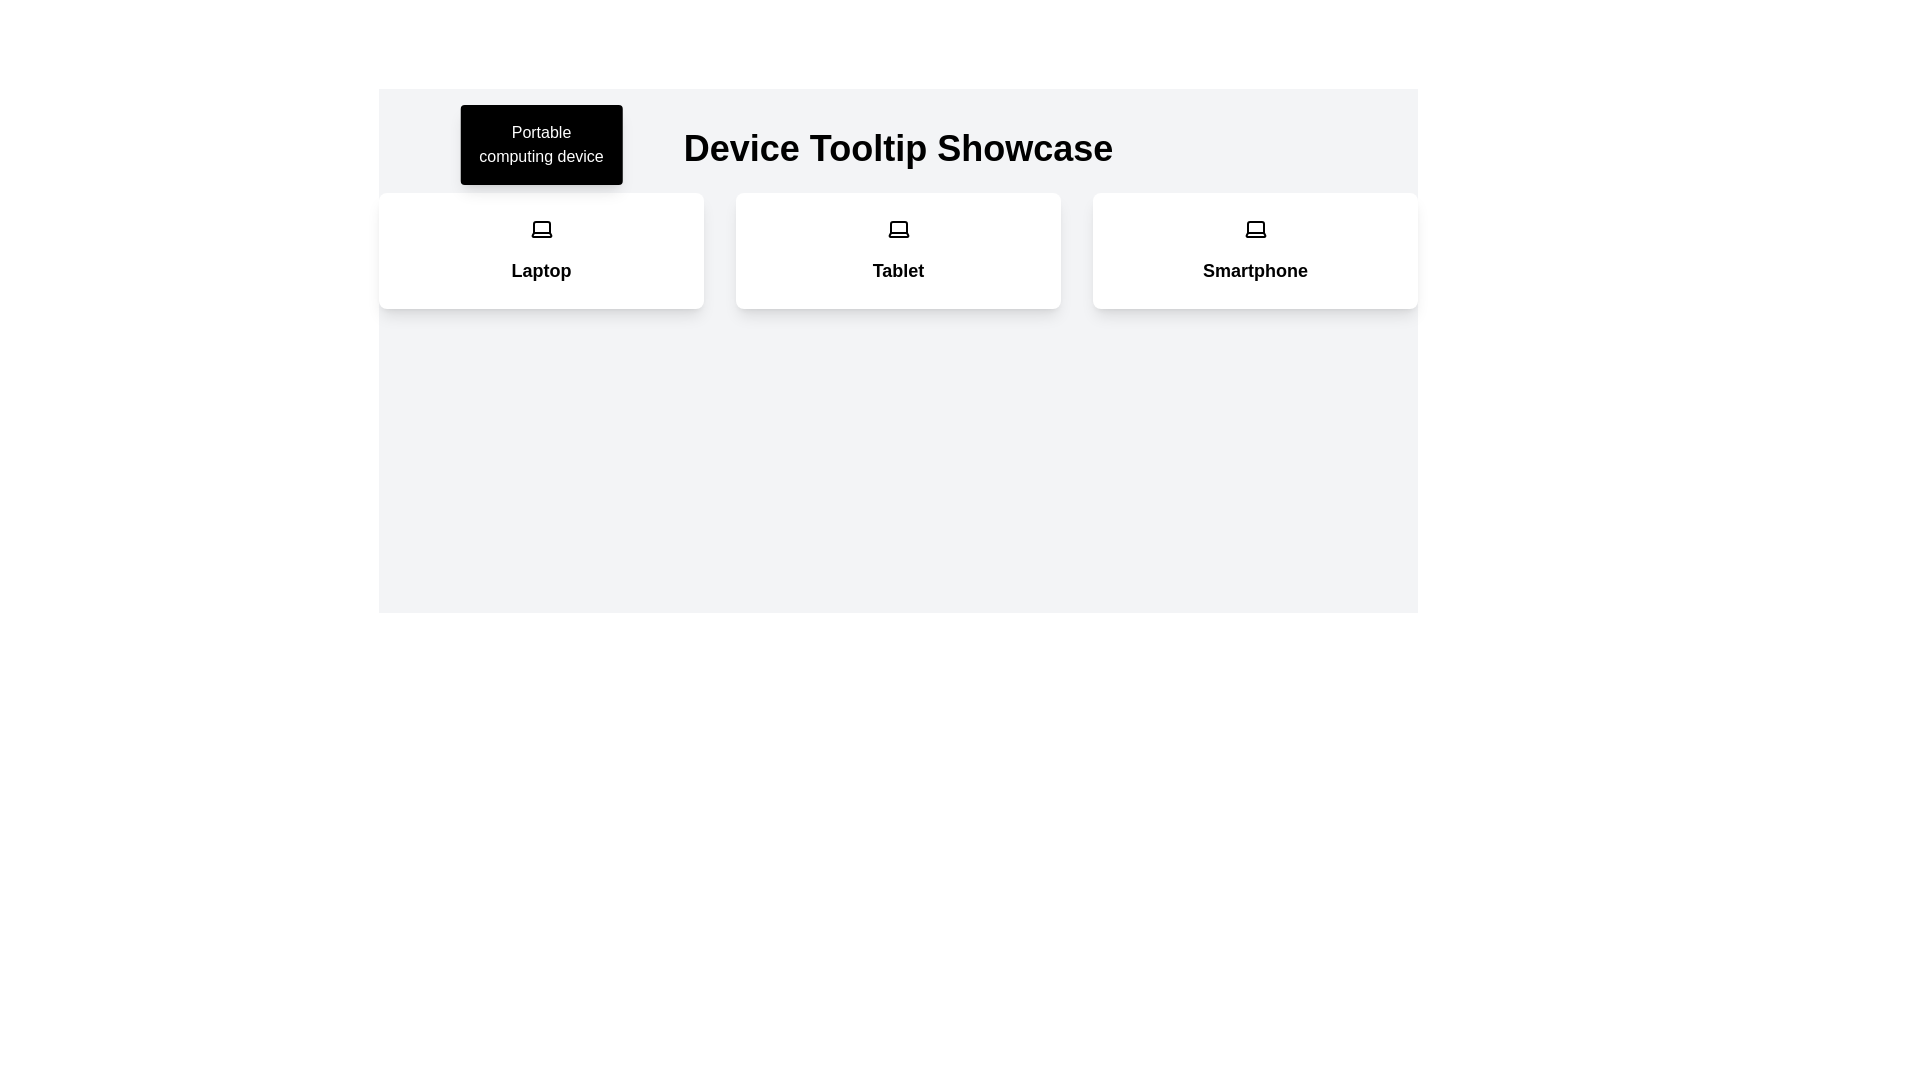  Describe the element at coordinates (1254, 270) in the screenshot. I see `the bold text label reading 'Smartphone' located at the bottom-center of the rightmost card, positioned below a laptop icon` at that location.